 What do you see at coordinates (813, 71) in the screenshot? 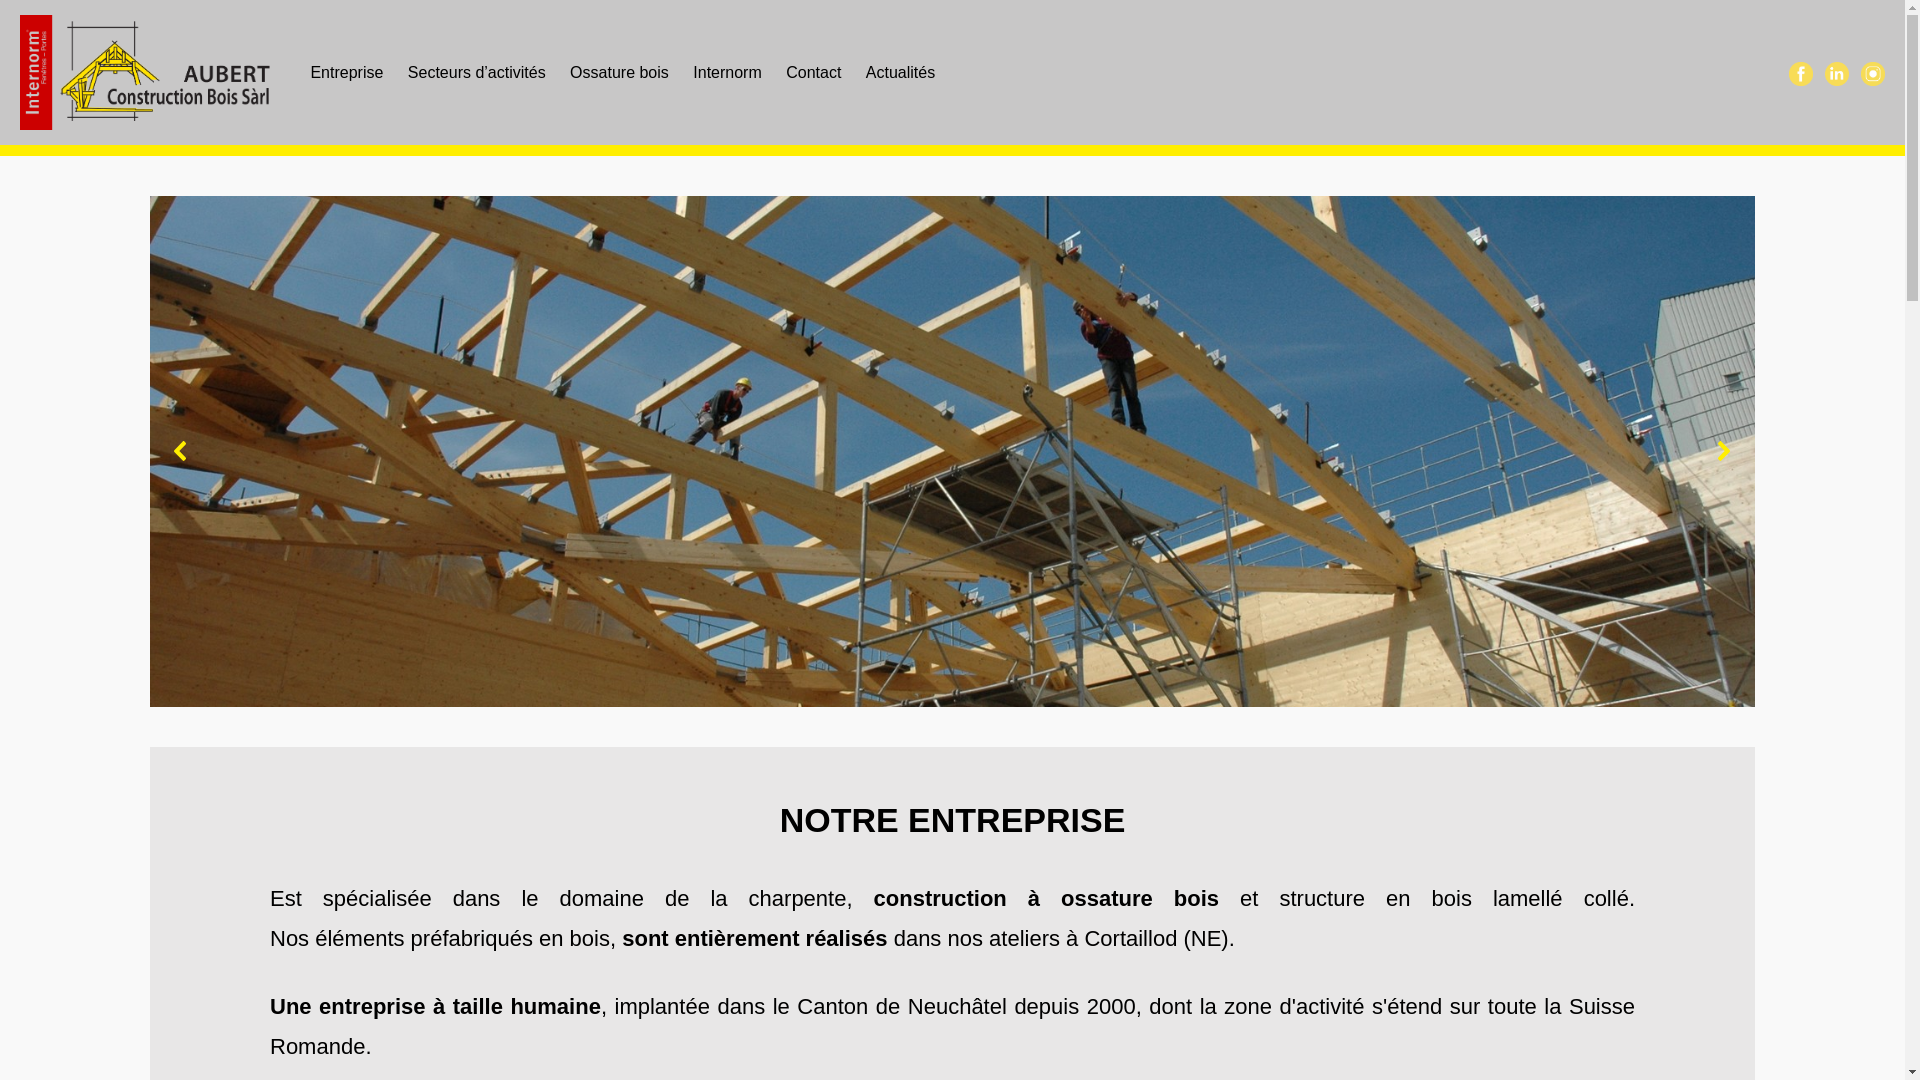
I see `'Contact'` at bounding box center [813, 71].